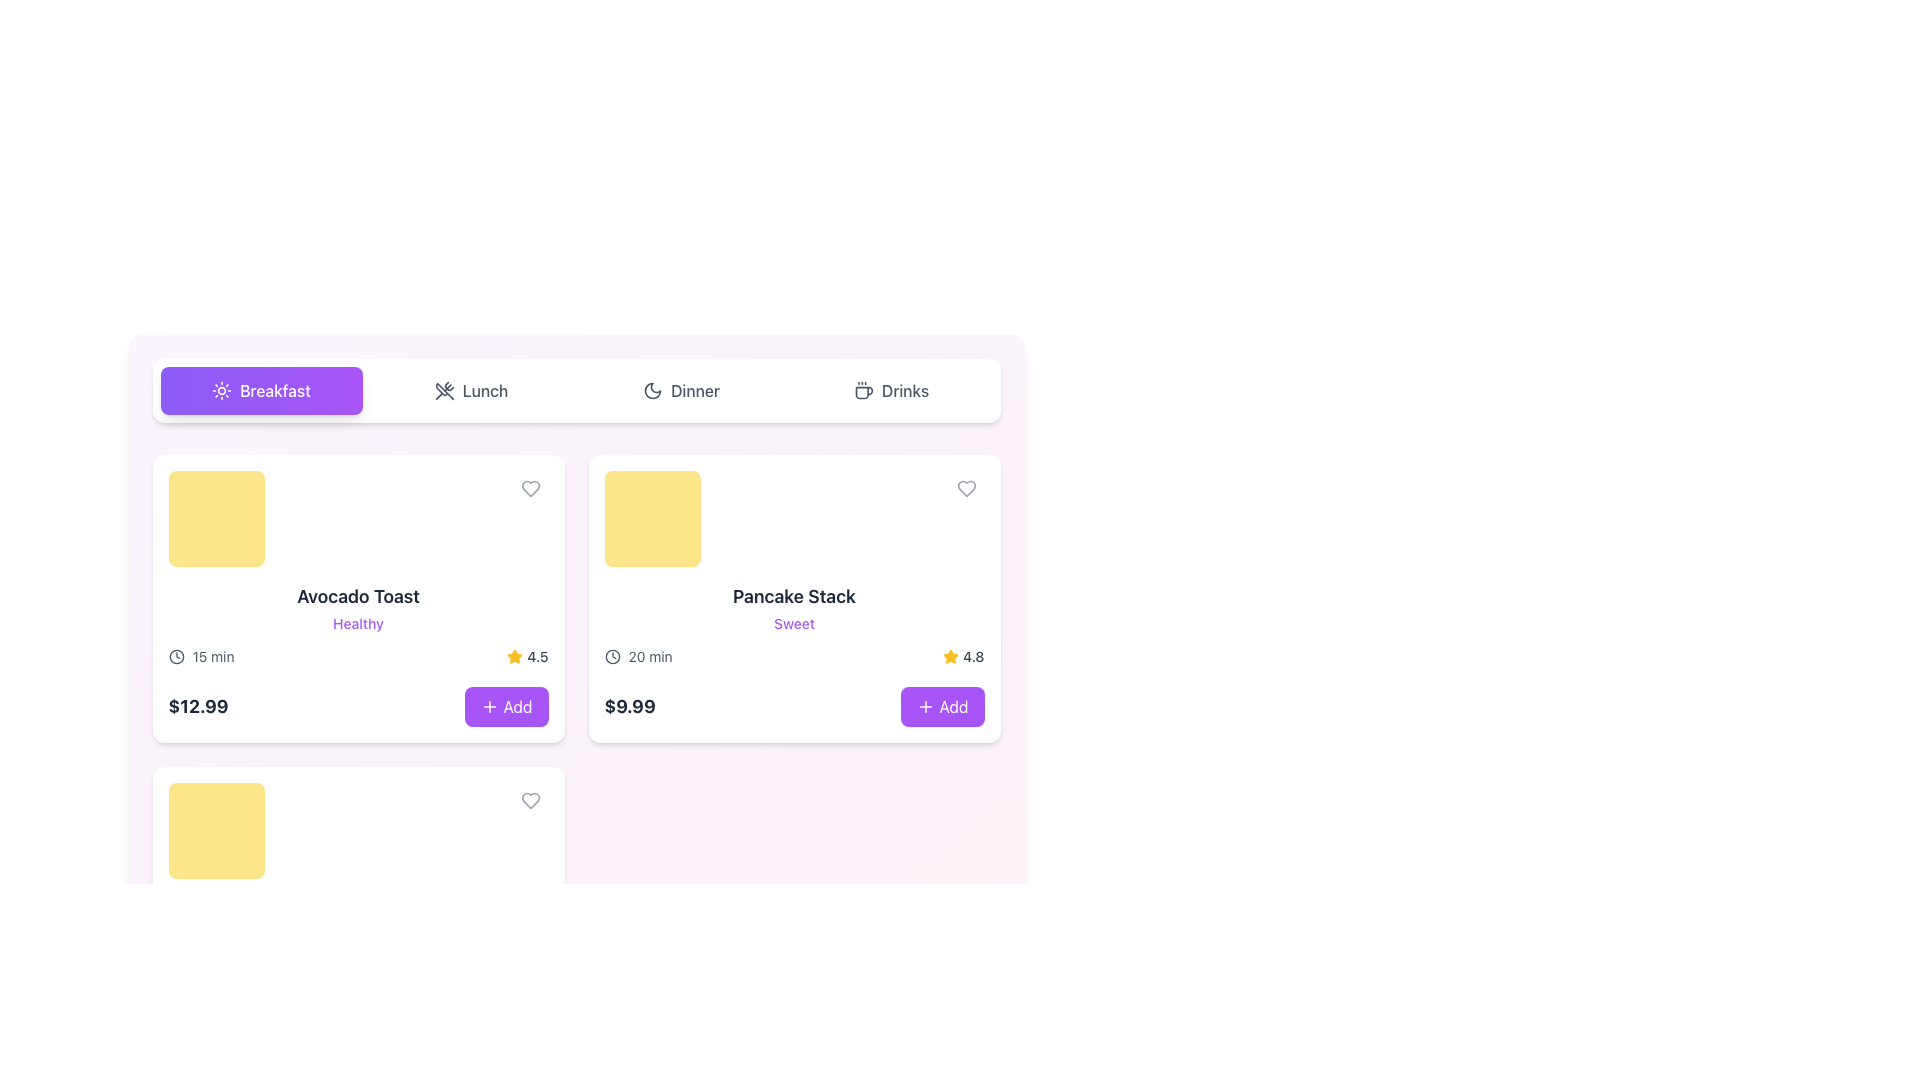 The image size is (1920, 1080). What do you see at coordinates (925, 705) in the screenshot?
I see `the icon inside the purple 'Add' button located to the right of the 'Pancake Stack' menu item` at bounding box center [925, 705].